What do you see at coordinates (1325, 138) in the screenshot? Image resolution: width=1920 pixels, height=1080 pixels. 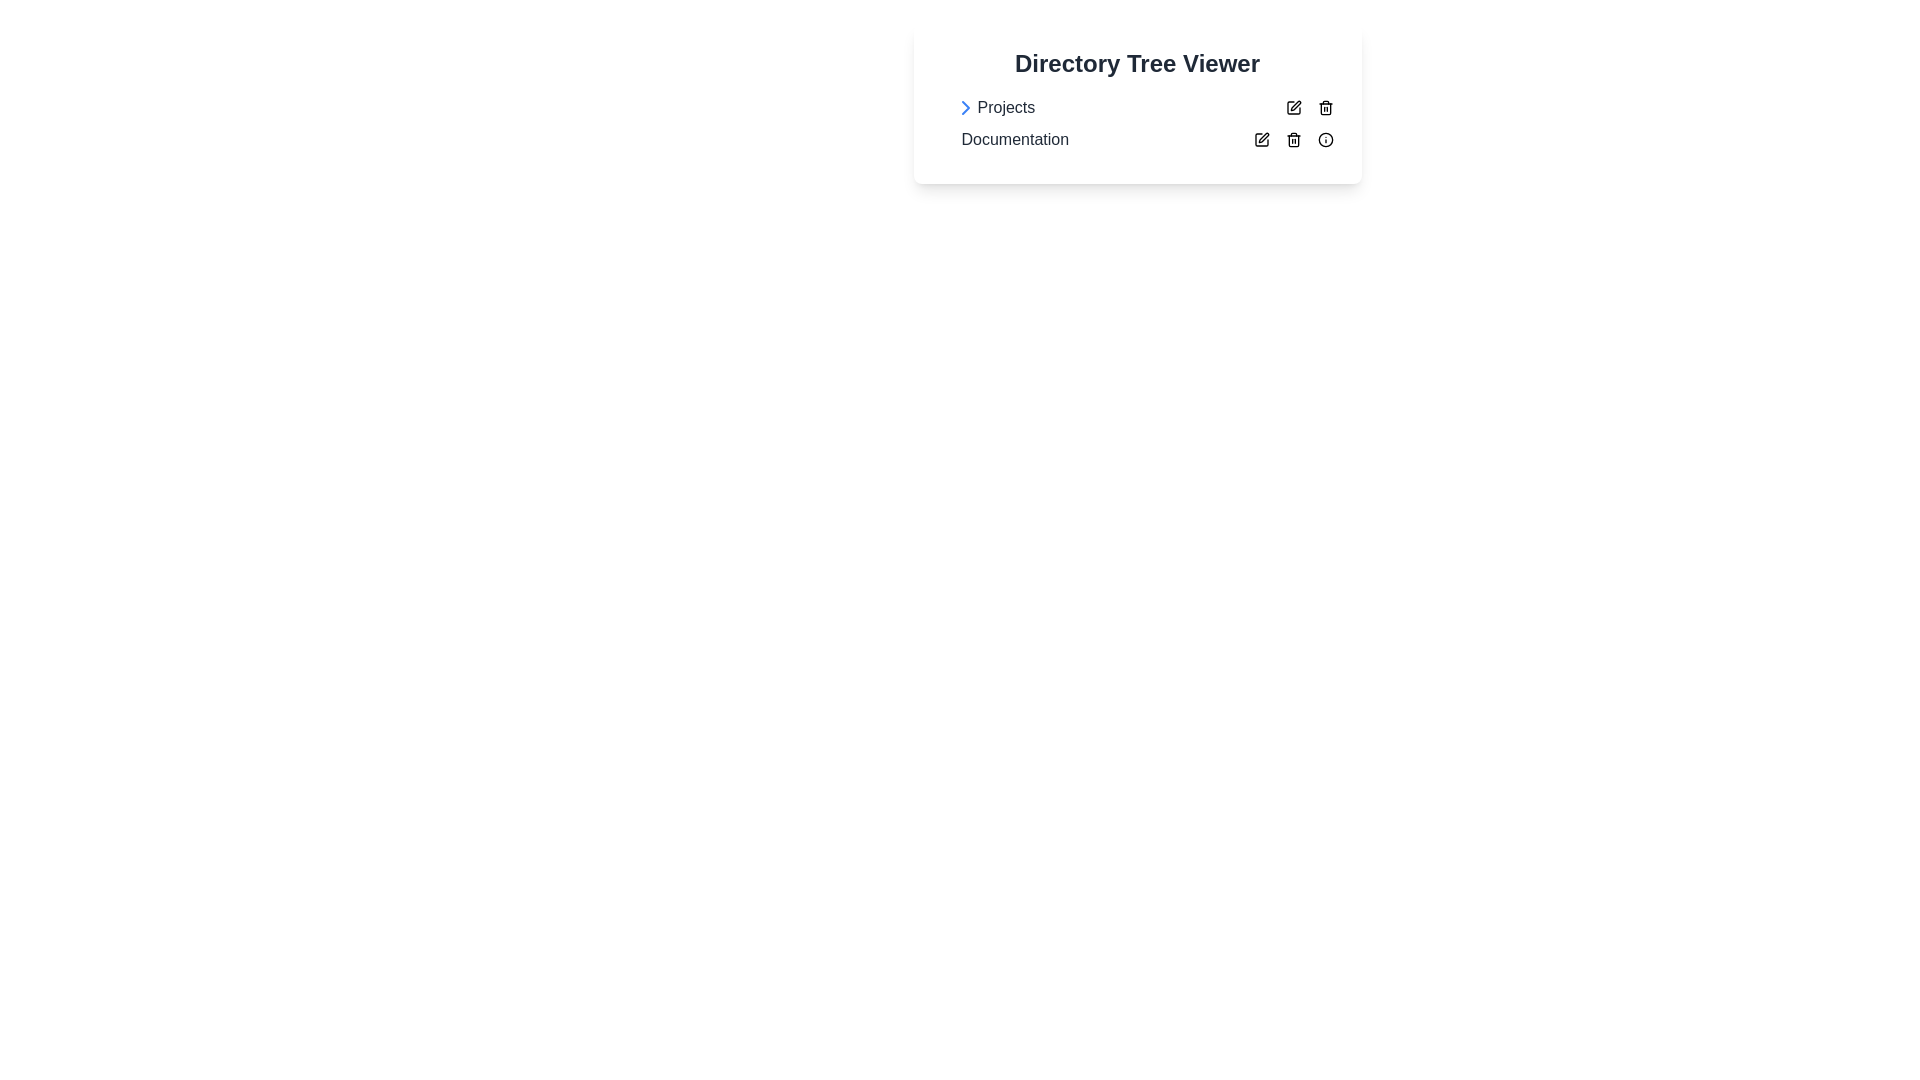 I see `the information icon, which is the last element in the row of action items in the top-right section of the 'Directory Tree Viewer' card` at bounding box center [1325, 138].